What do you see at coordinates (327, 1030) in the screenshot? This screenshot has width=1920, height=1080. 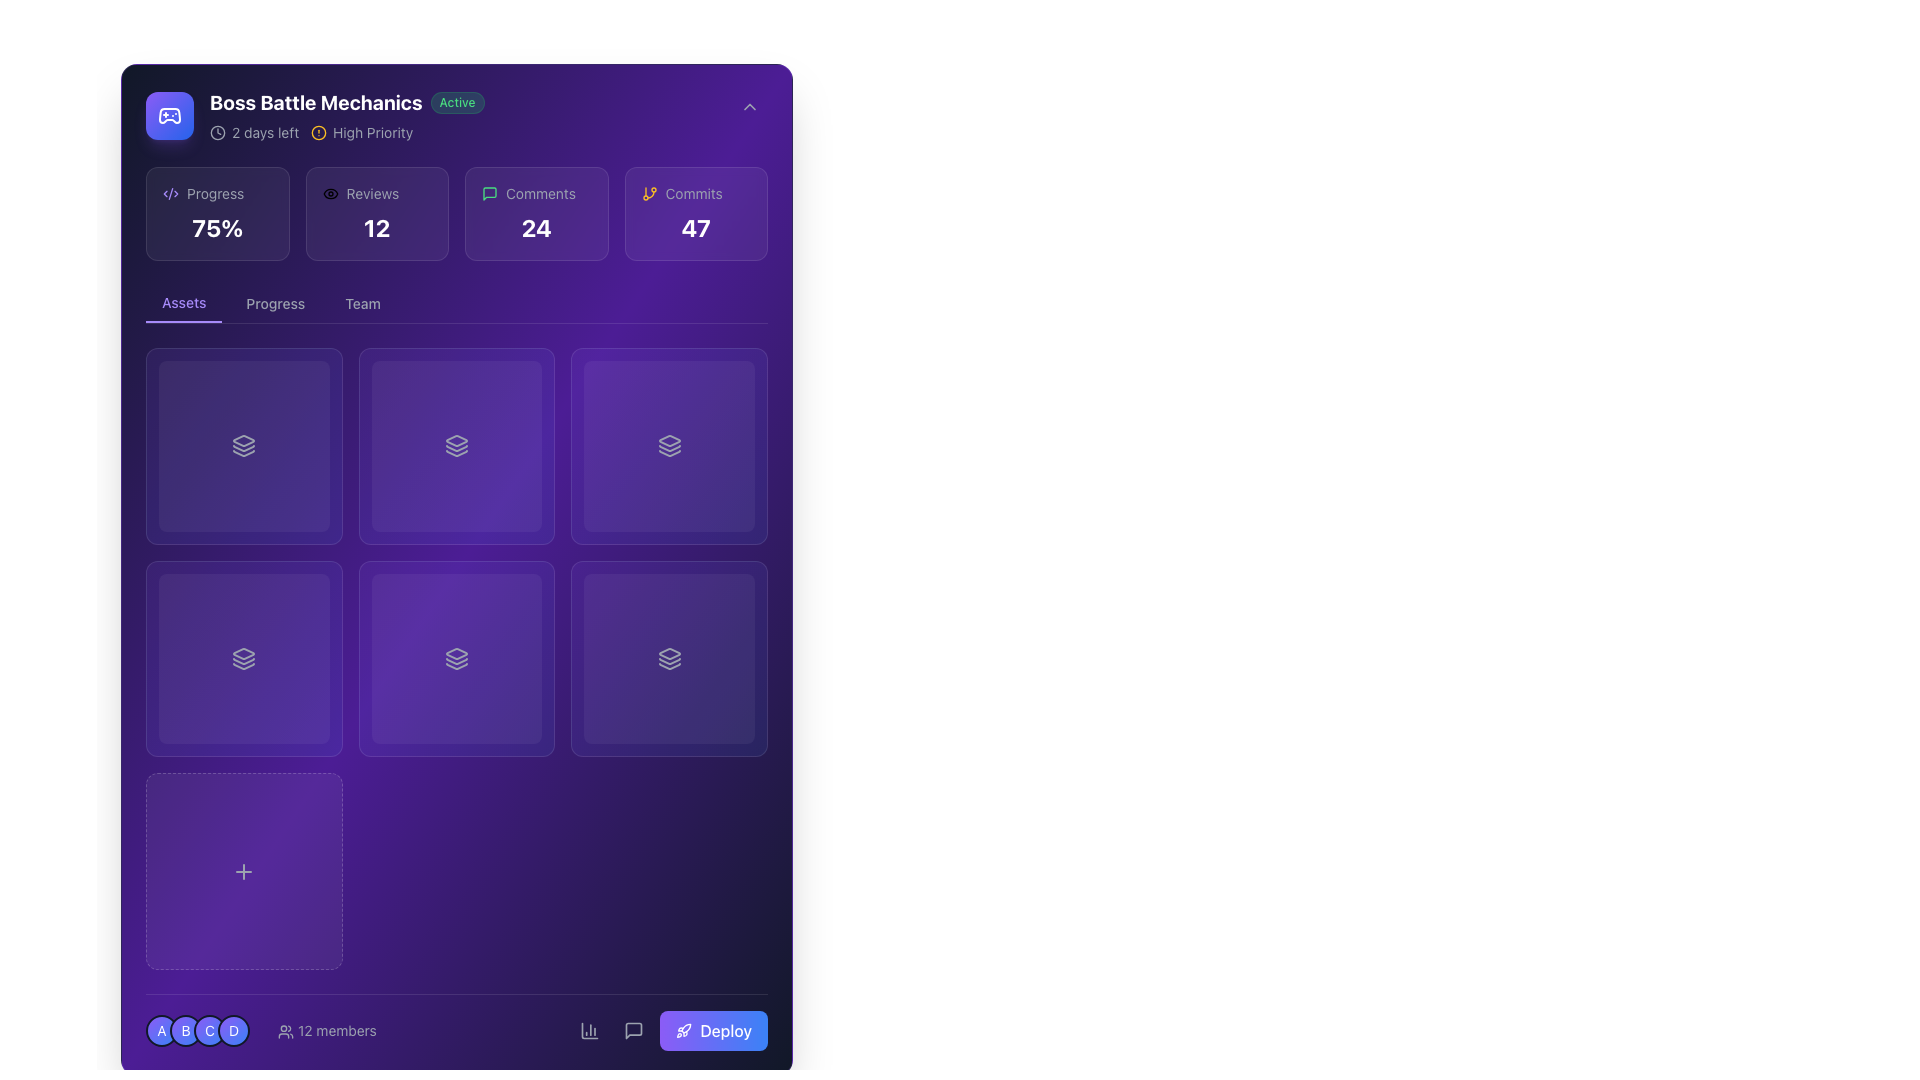 I see `the interactive text component displaying '12 members' with an accompanying user icon` at bounding box center [327, 1030].